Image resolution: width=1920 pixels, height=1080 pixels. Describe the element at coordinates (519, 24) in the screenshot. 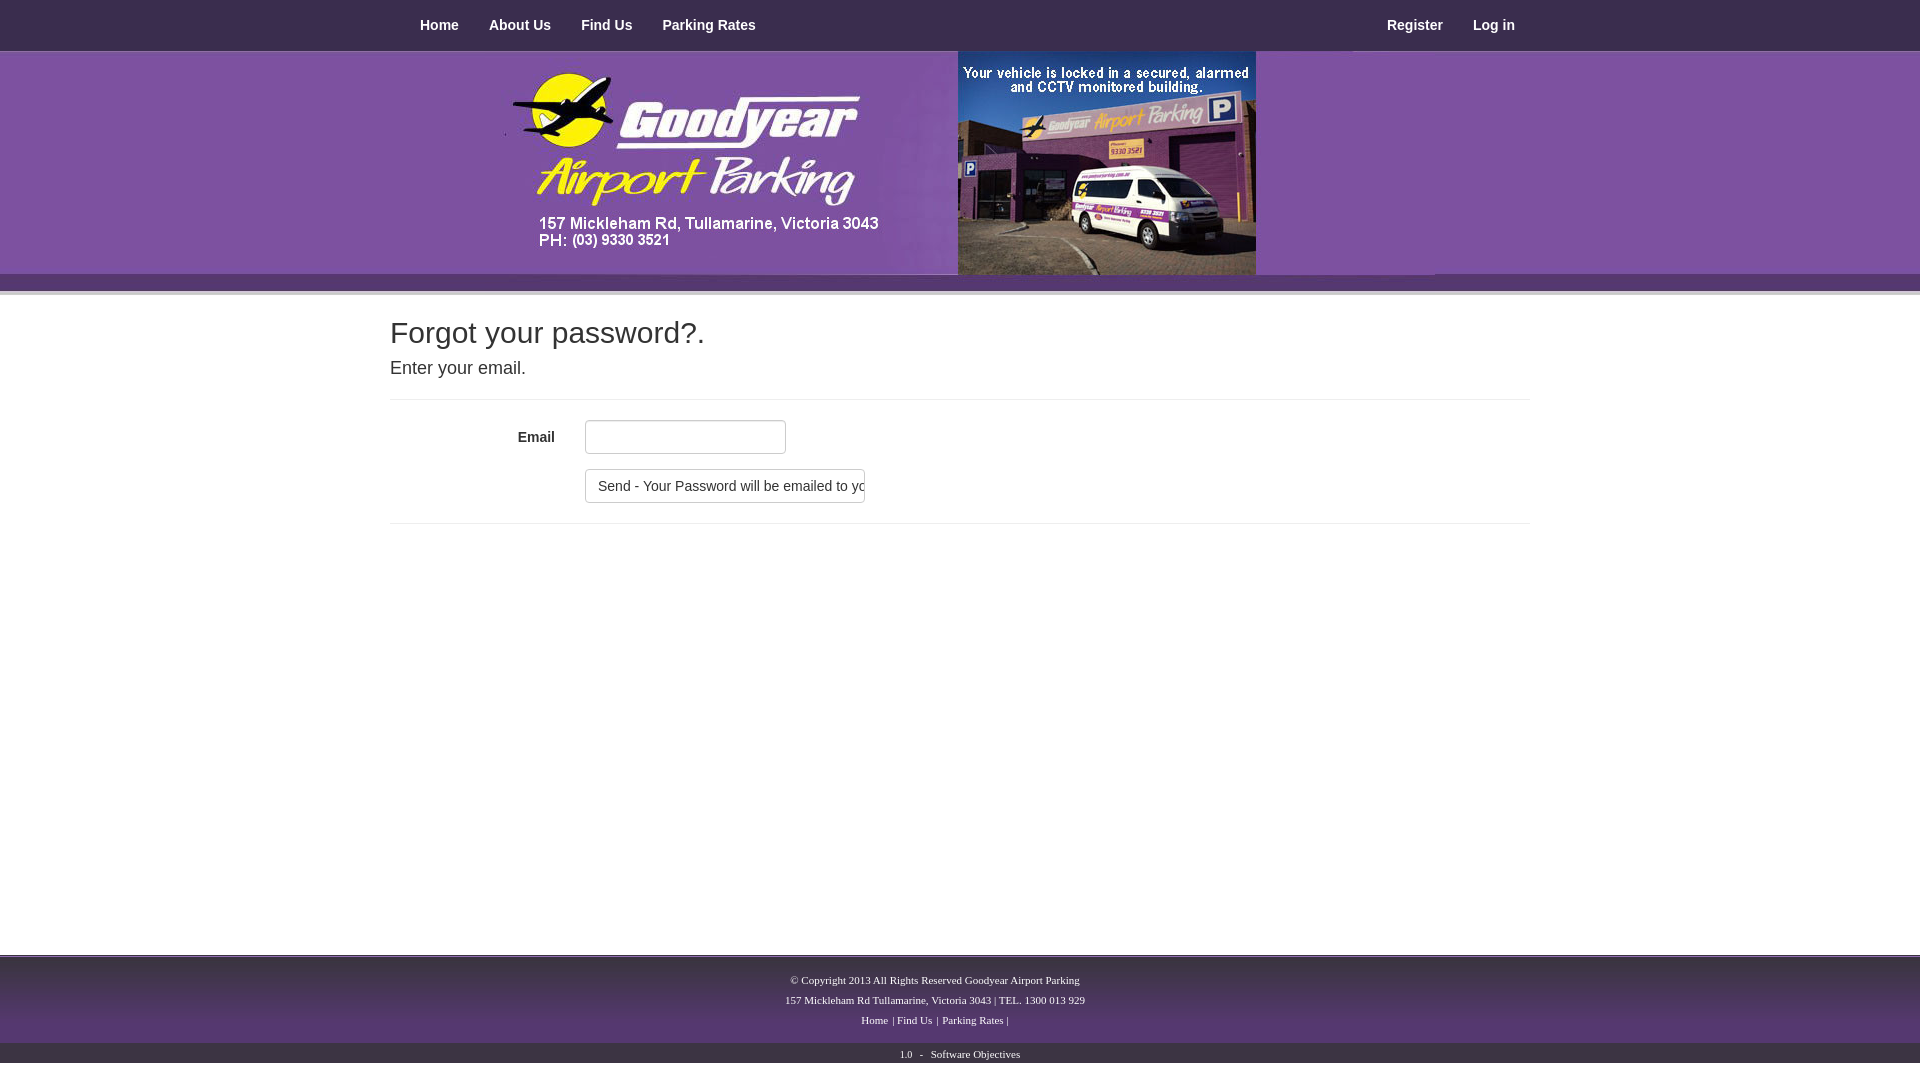

I see `'About Us'` at that location.